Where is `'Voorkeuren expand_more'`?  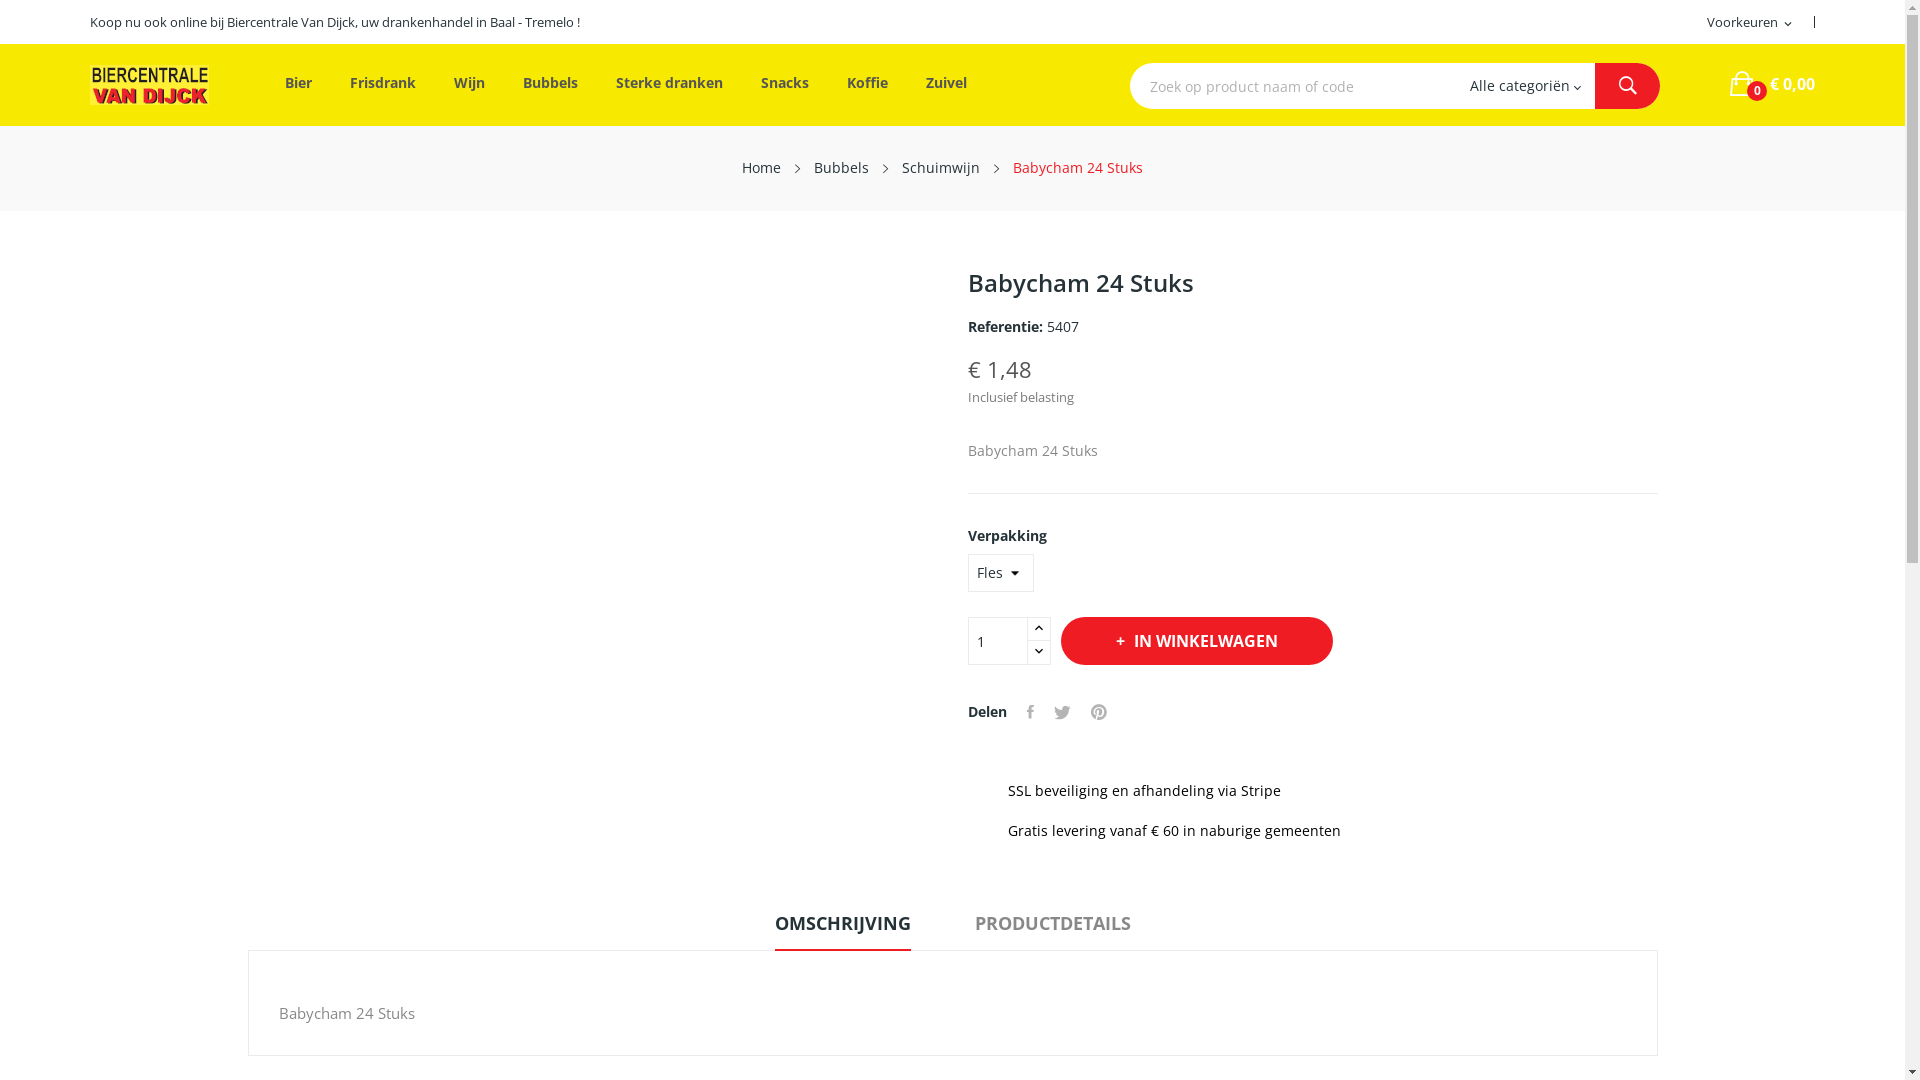 'Voorkeuren expand_more' is located at coordinates (1706, 23).